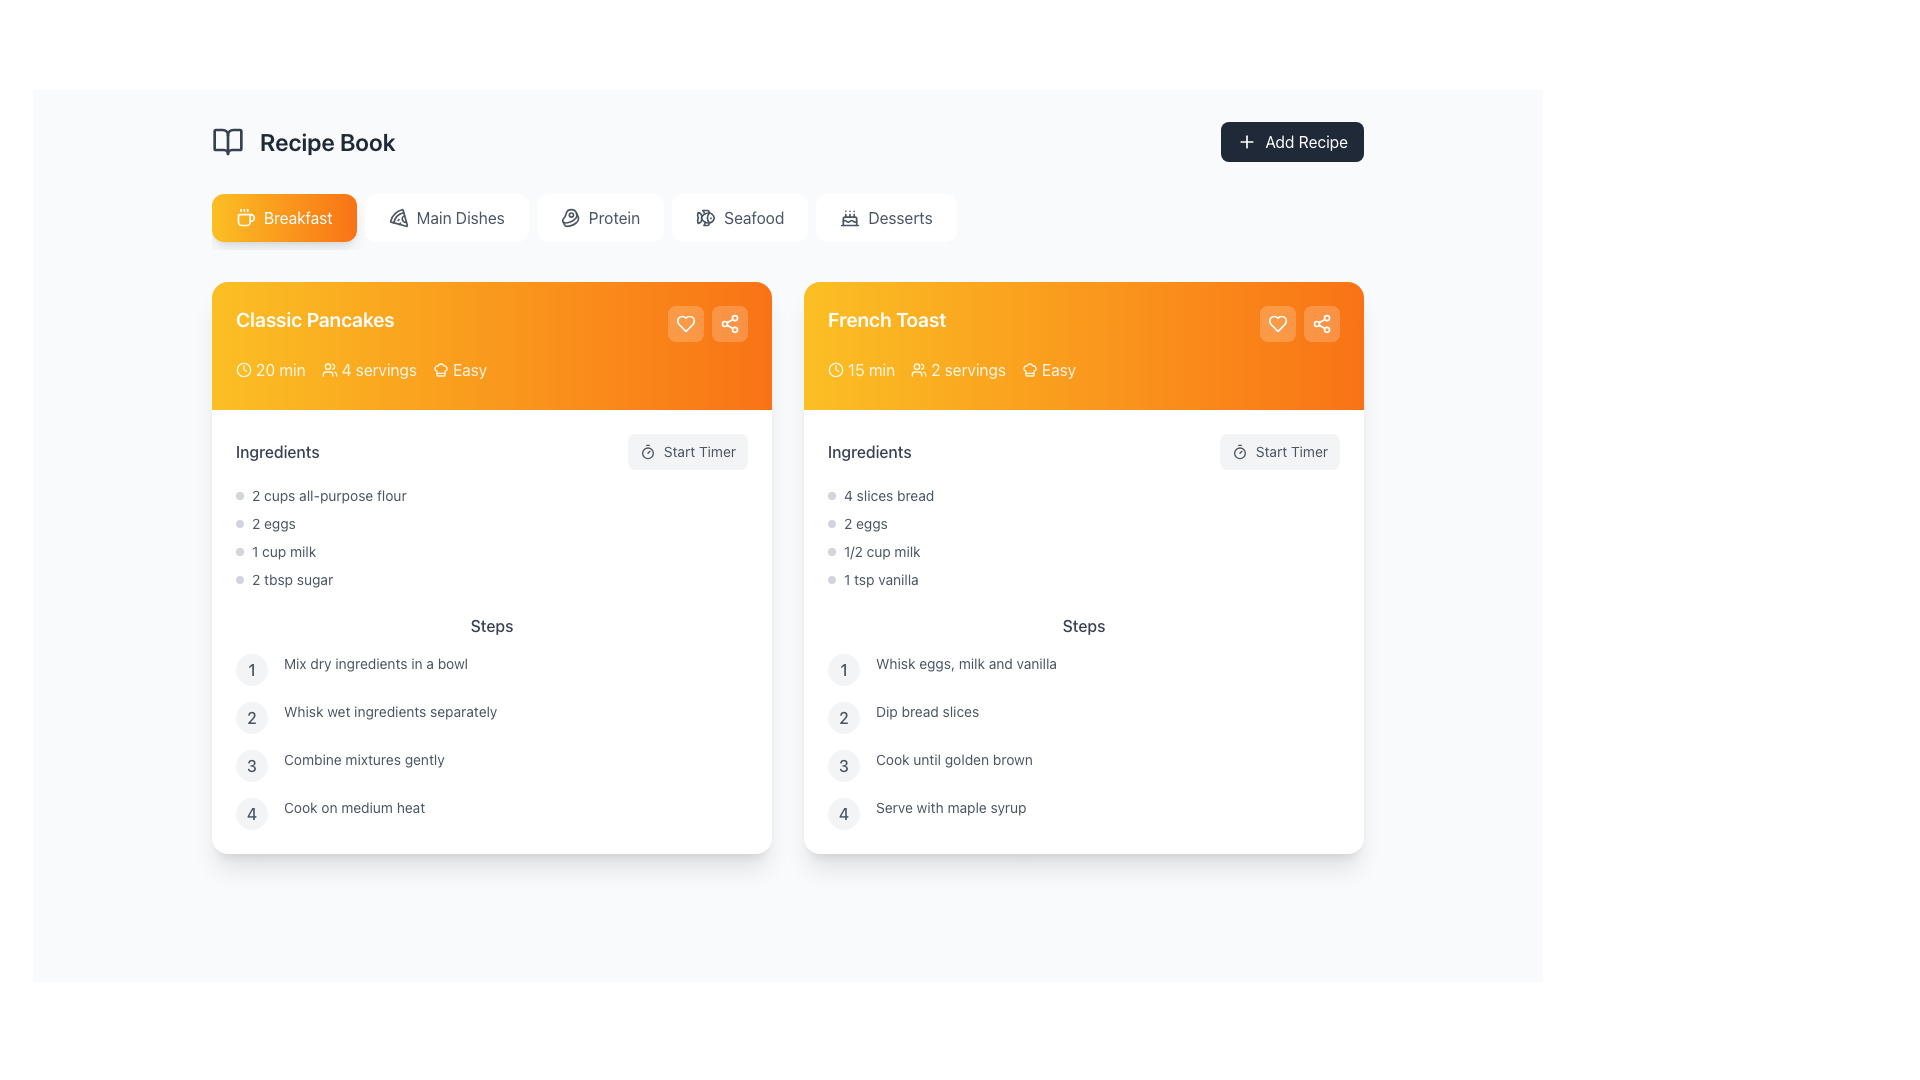 Image resolution: width=1920 pixels, height=1080 pixels. I want to click on the 'Start Timer' label text within the button in the 'French Toast' recipe card, which is styled with a gray font and smaller size, so click(1291, 451).